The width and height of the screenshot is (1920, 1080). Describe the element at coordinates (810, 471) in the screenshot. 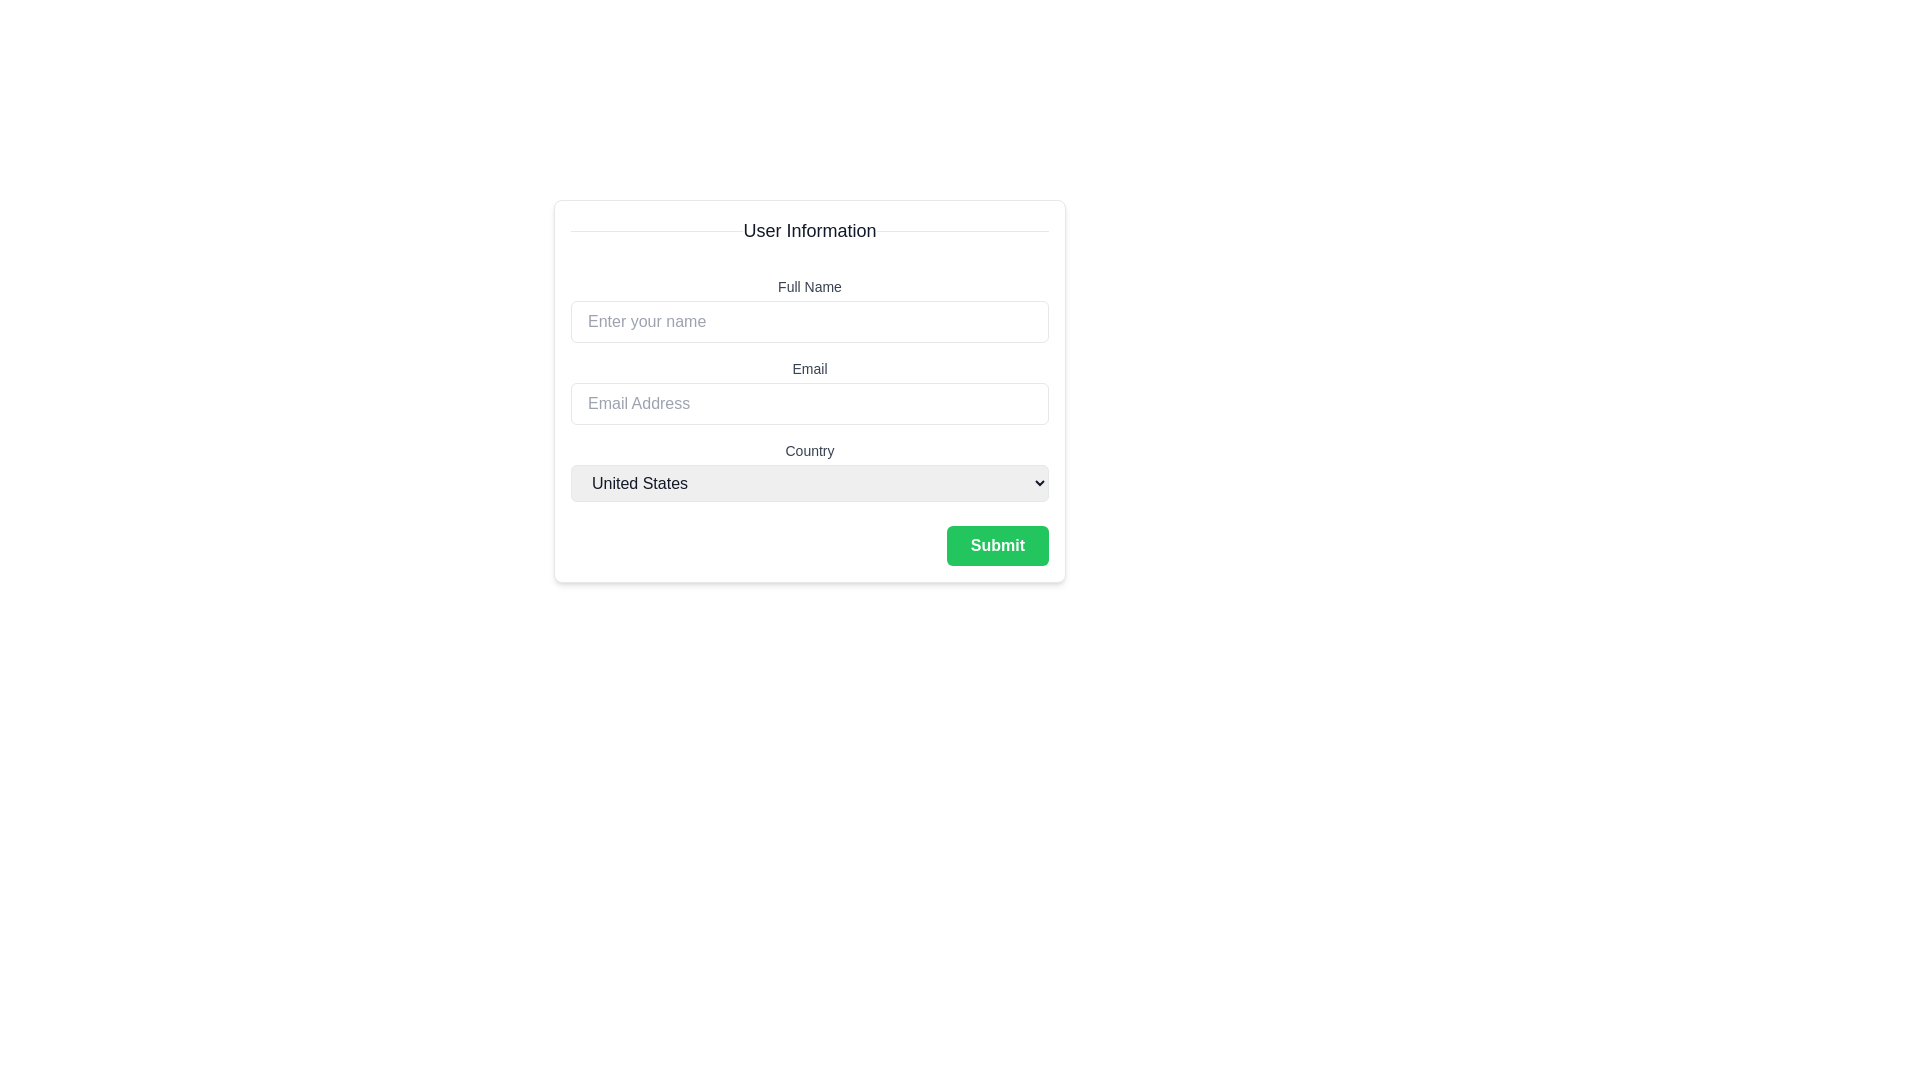

I see `the arrow of the Country dropdown menu` at that location.